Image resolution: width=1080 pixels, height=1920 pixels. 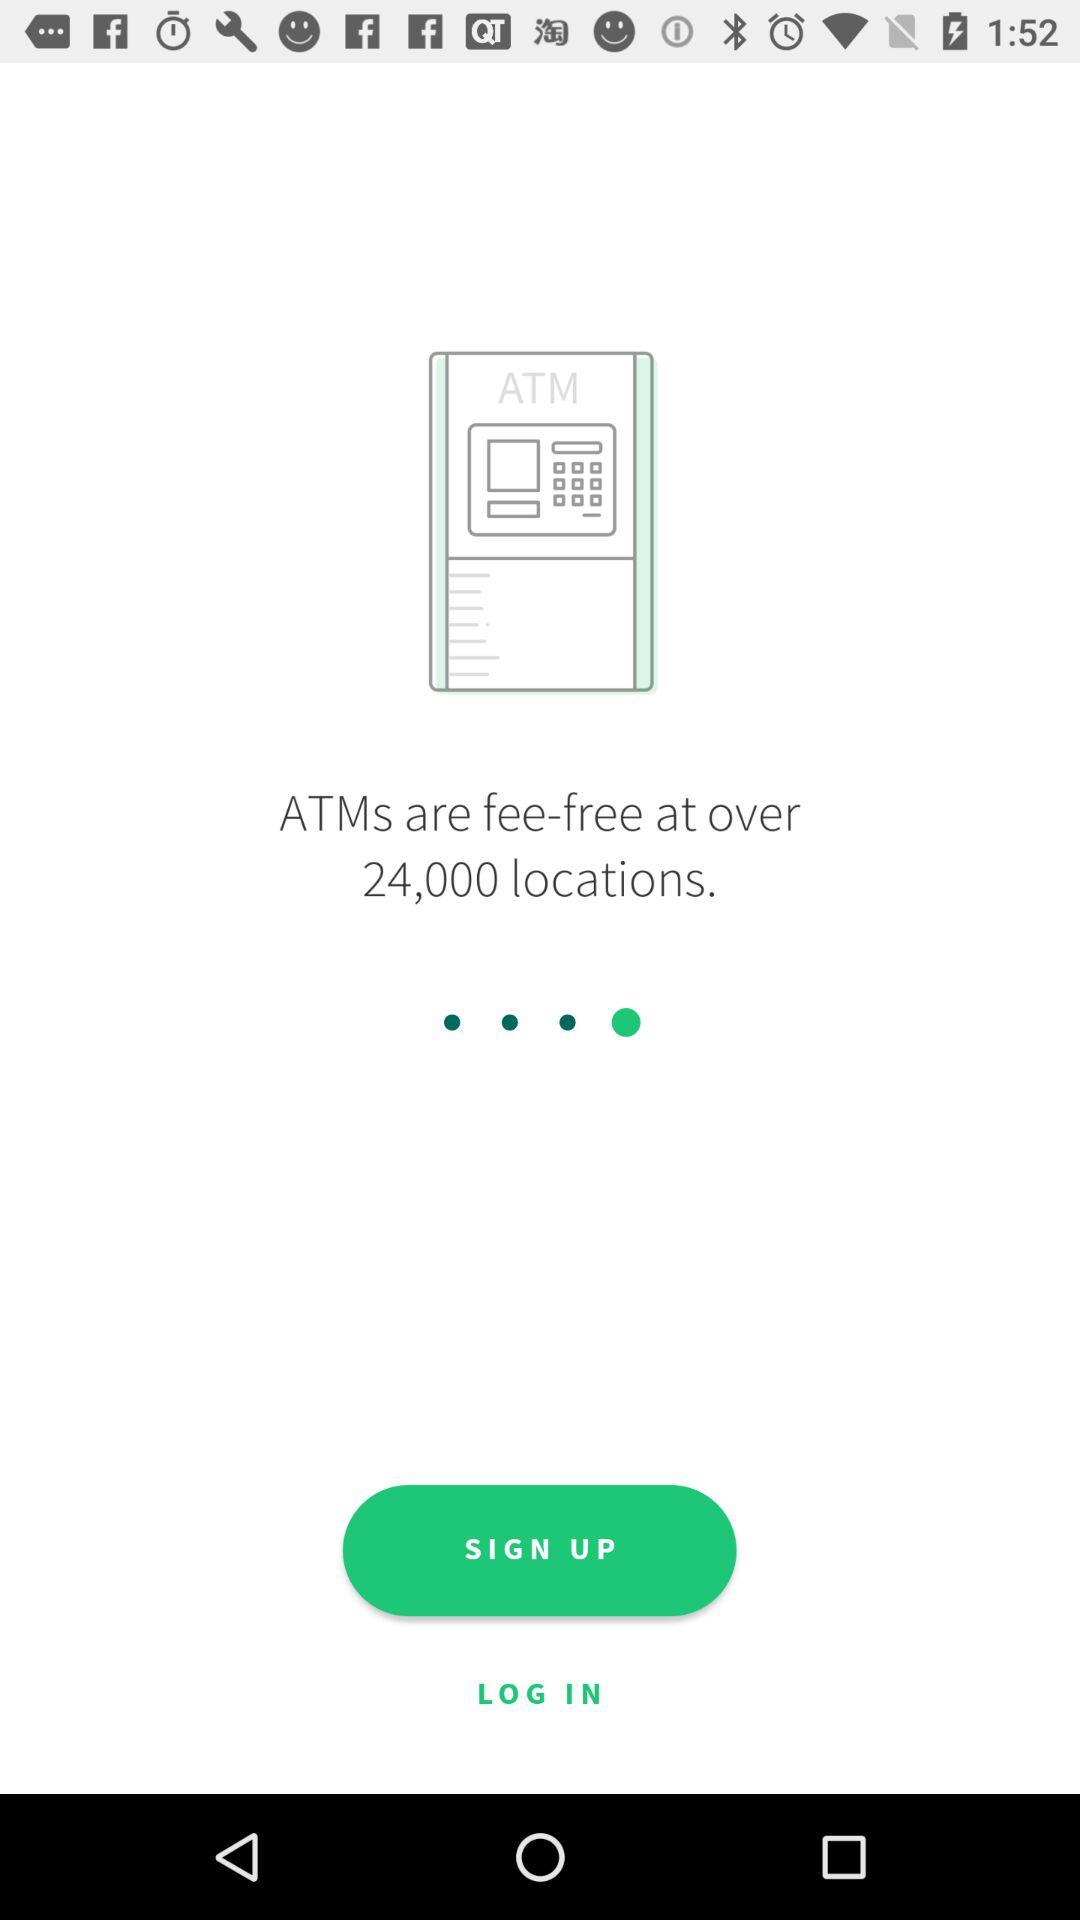 I want to click on item below the sign up icon, so click(x=538, y=1694).